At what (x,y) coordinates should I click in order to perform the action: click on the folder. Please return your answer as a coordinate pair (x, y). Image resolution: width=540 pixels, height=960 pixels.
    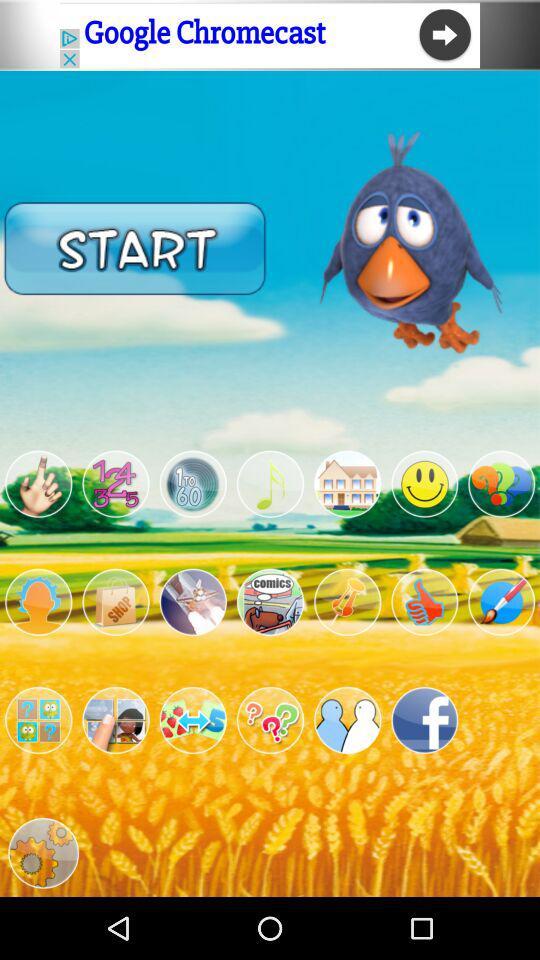
    Looking at the image, I should click on (38, 720).